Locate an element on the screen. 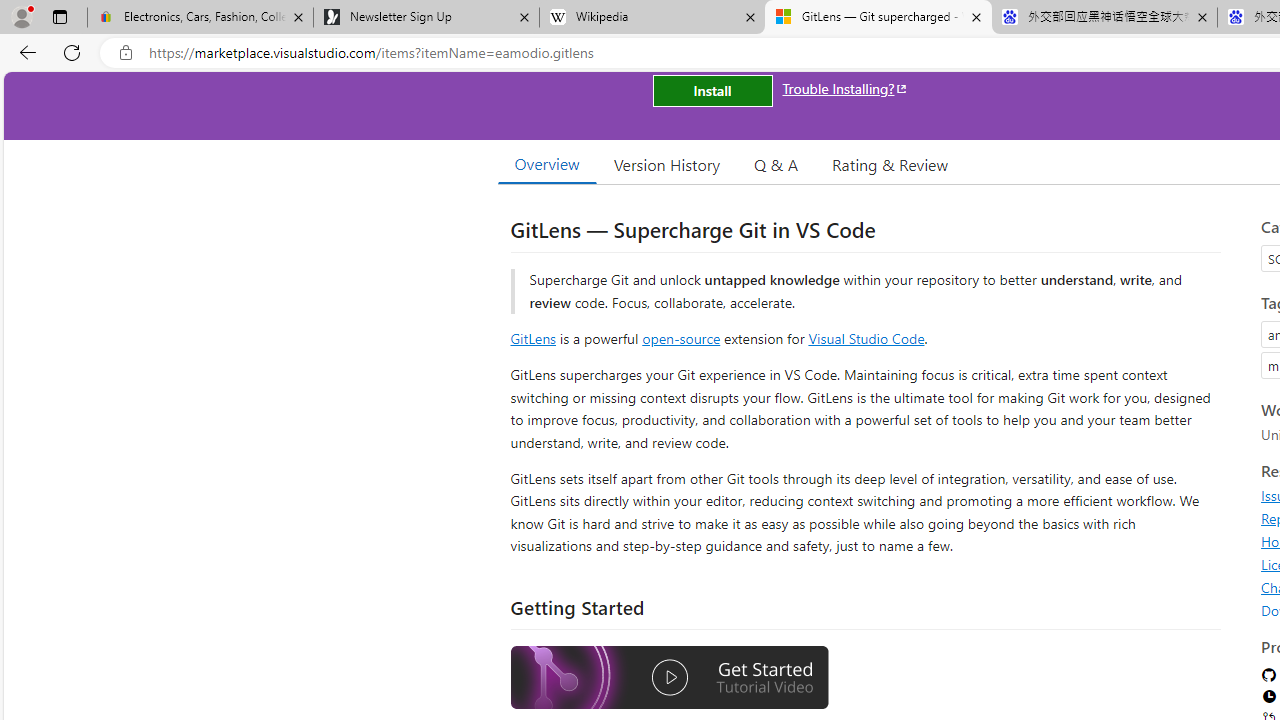  'Overview' is located at coordinates (546, 163).